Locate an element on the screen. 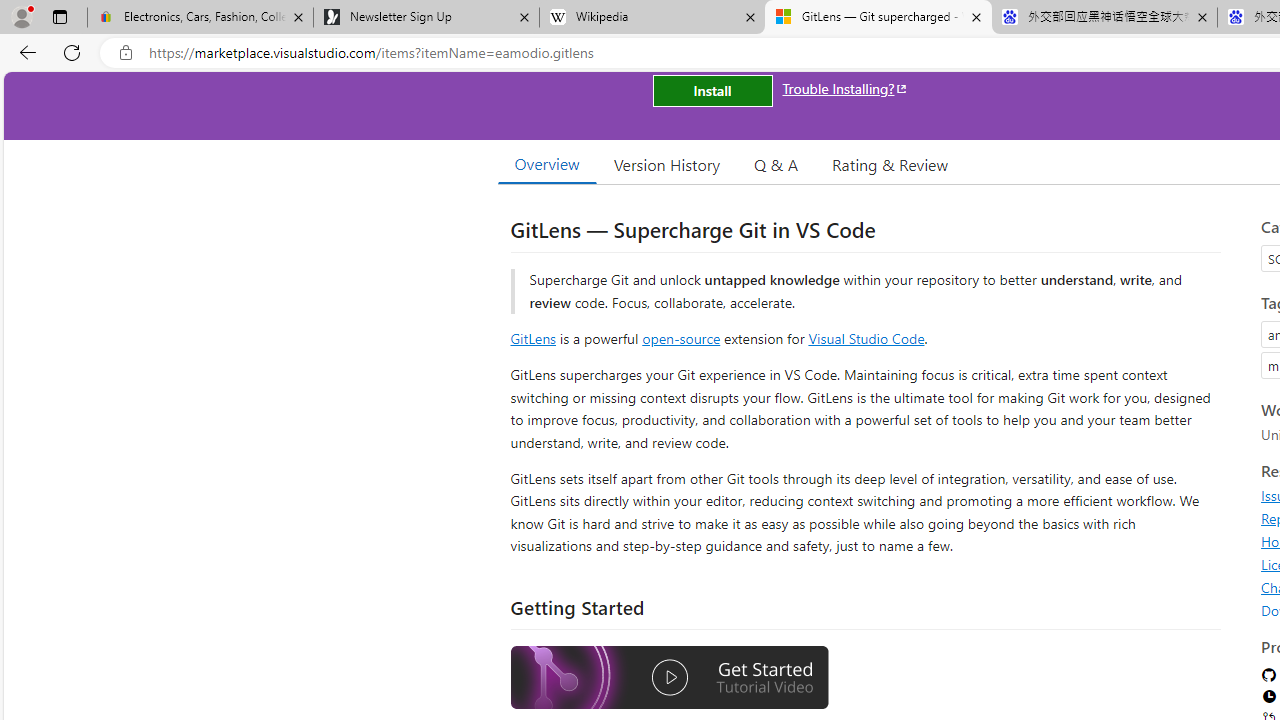  'Overview' is located at coordinates (546, 163).